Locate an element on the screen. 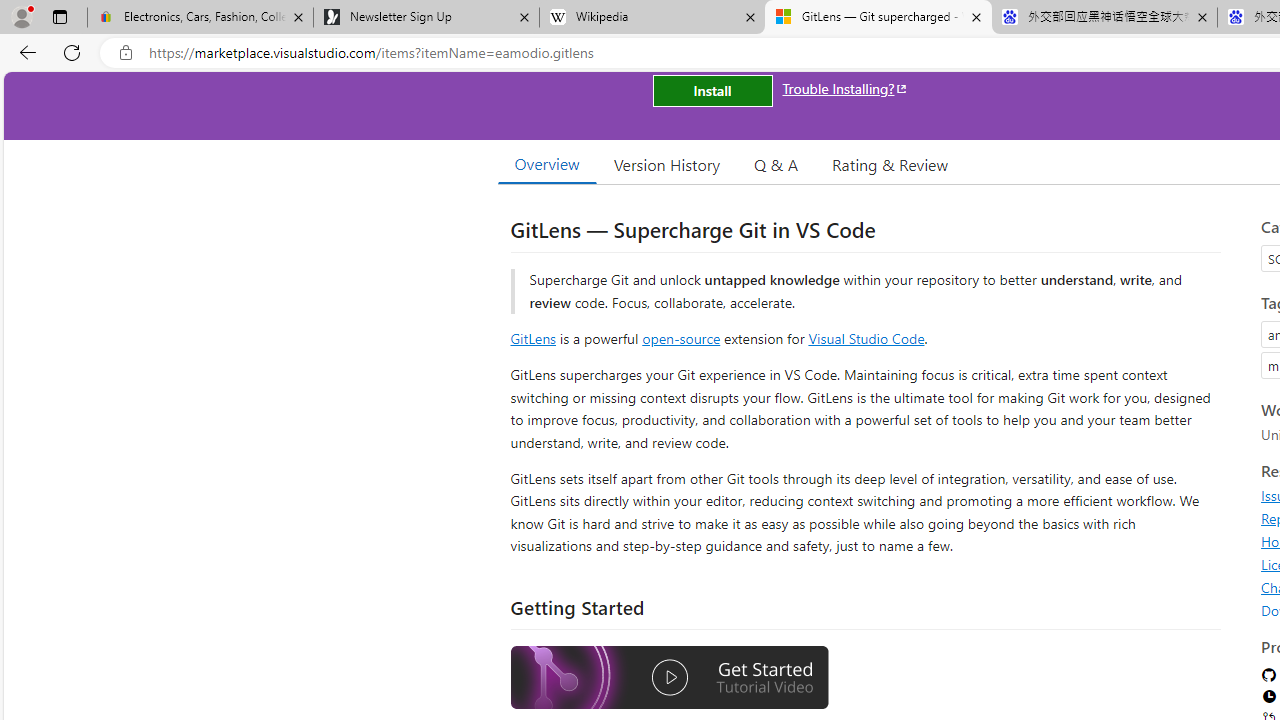  'Overview' is located at coordinates (546, 163).